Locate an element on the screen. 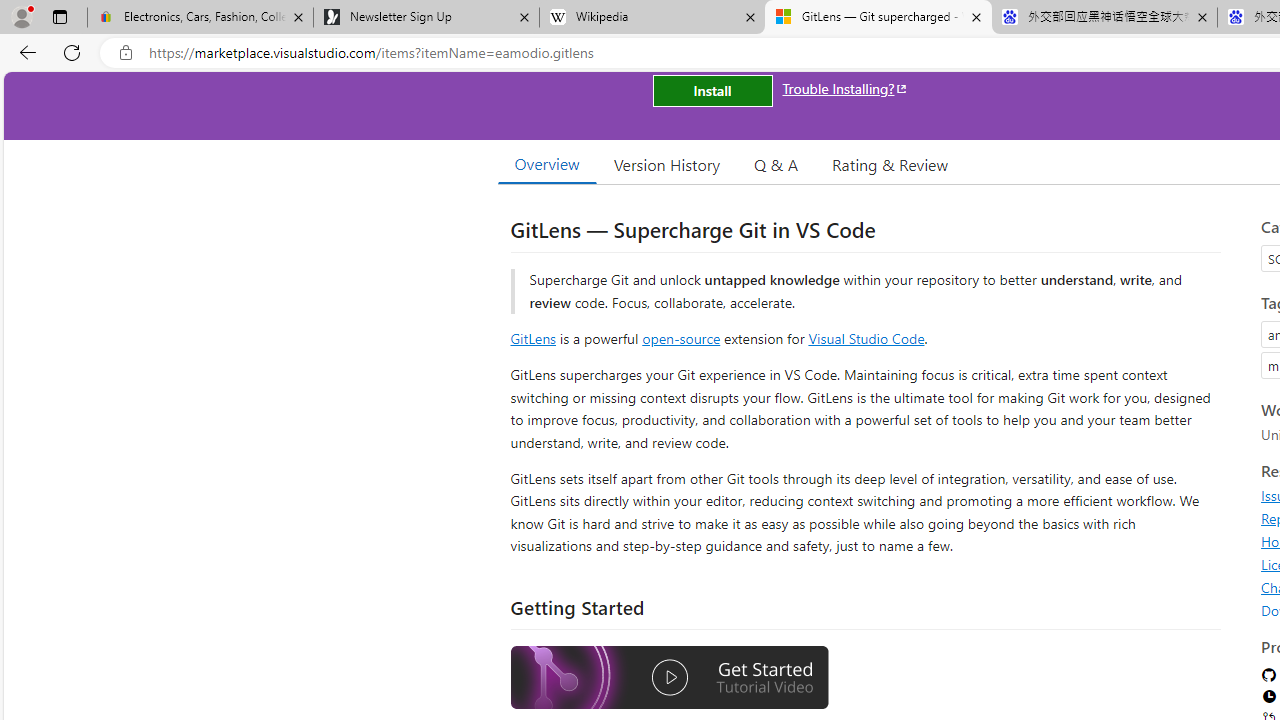  'Overview' is located at coordinates (546, 163).